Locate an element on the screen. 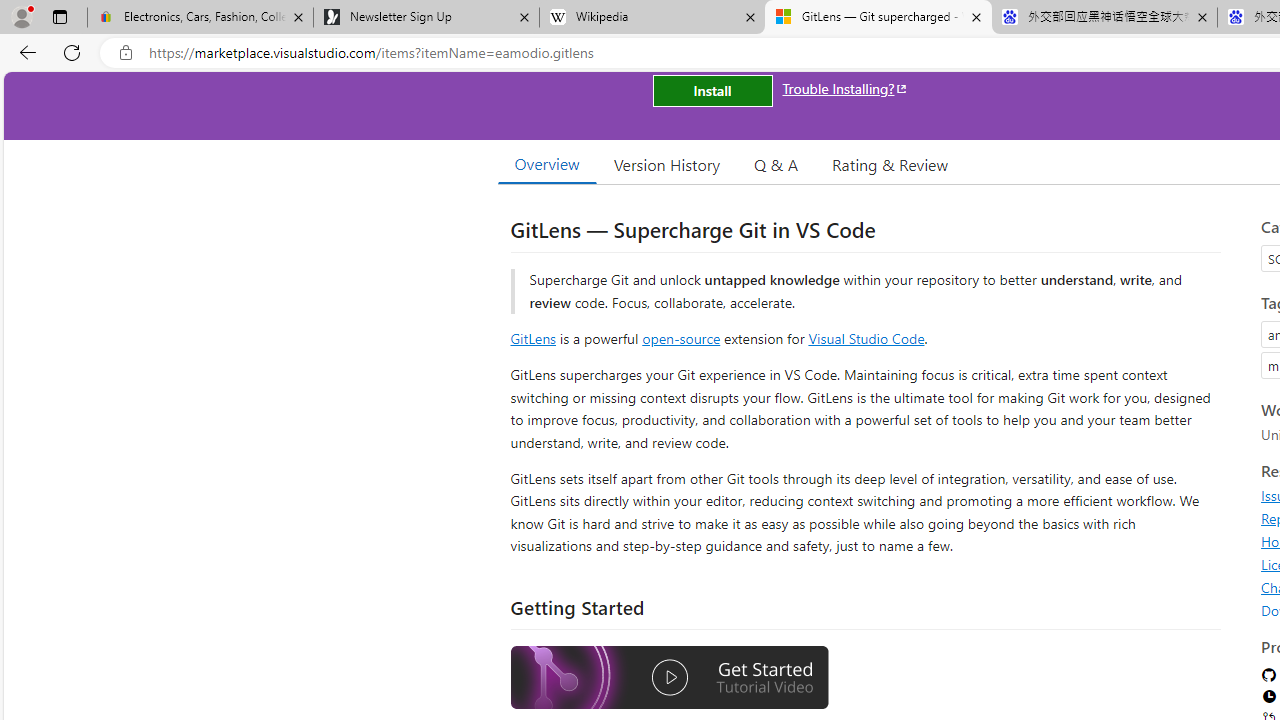  'Overview' is located at coordinates (546, 163).